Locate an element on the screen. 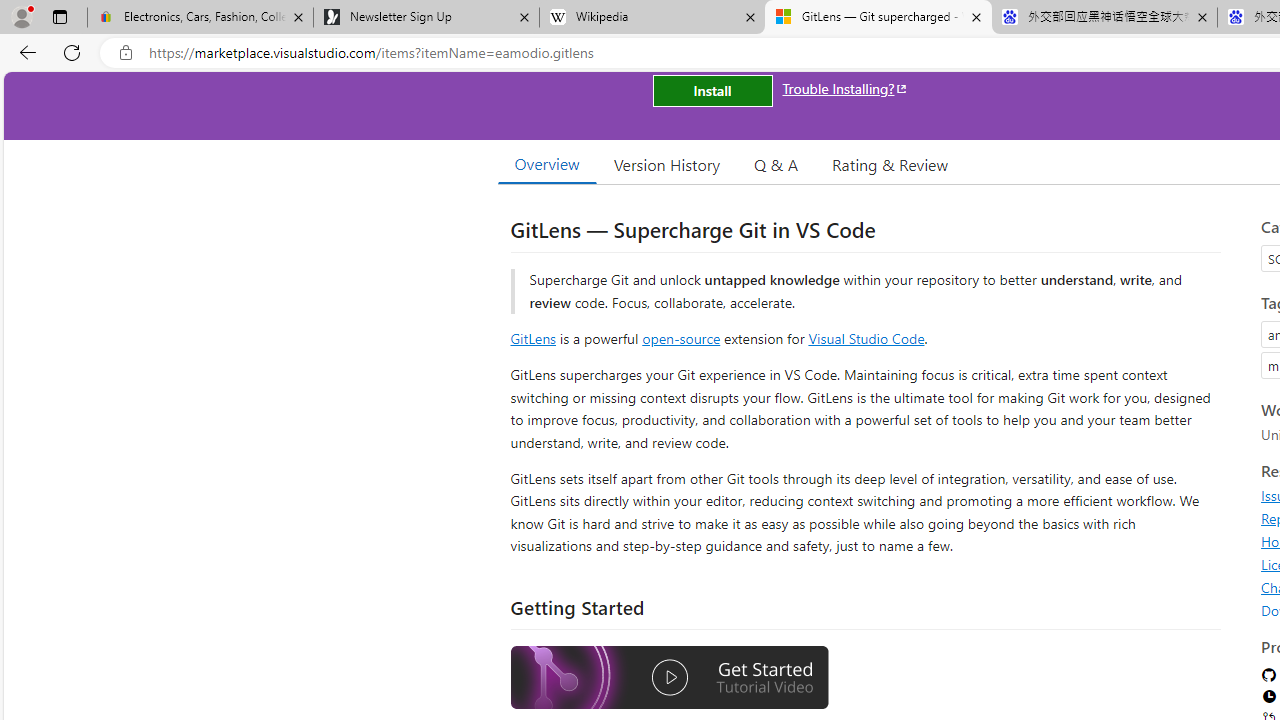  'Overview' is located at coordinates (546, 163).